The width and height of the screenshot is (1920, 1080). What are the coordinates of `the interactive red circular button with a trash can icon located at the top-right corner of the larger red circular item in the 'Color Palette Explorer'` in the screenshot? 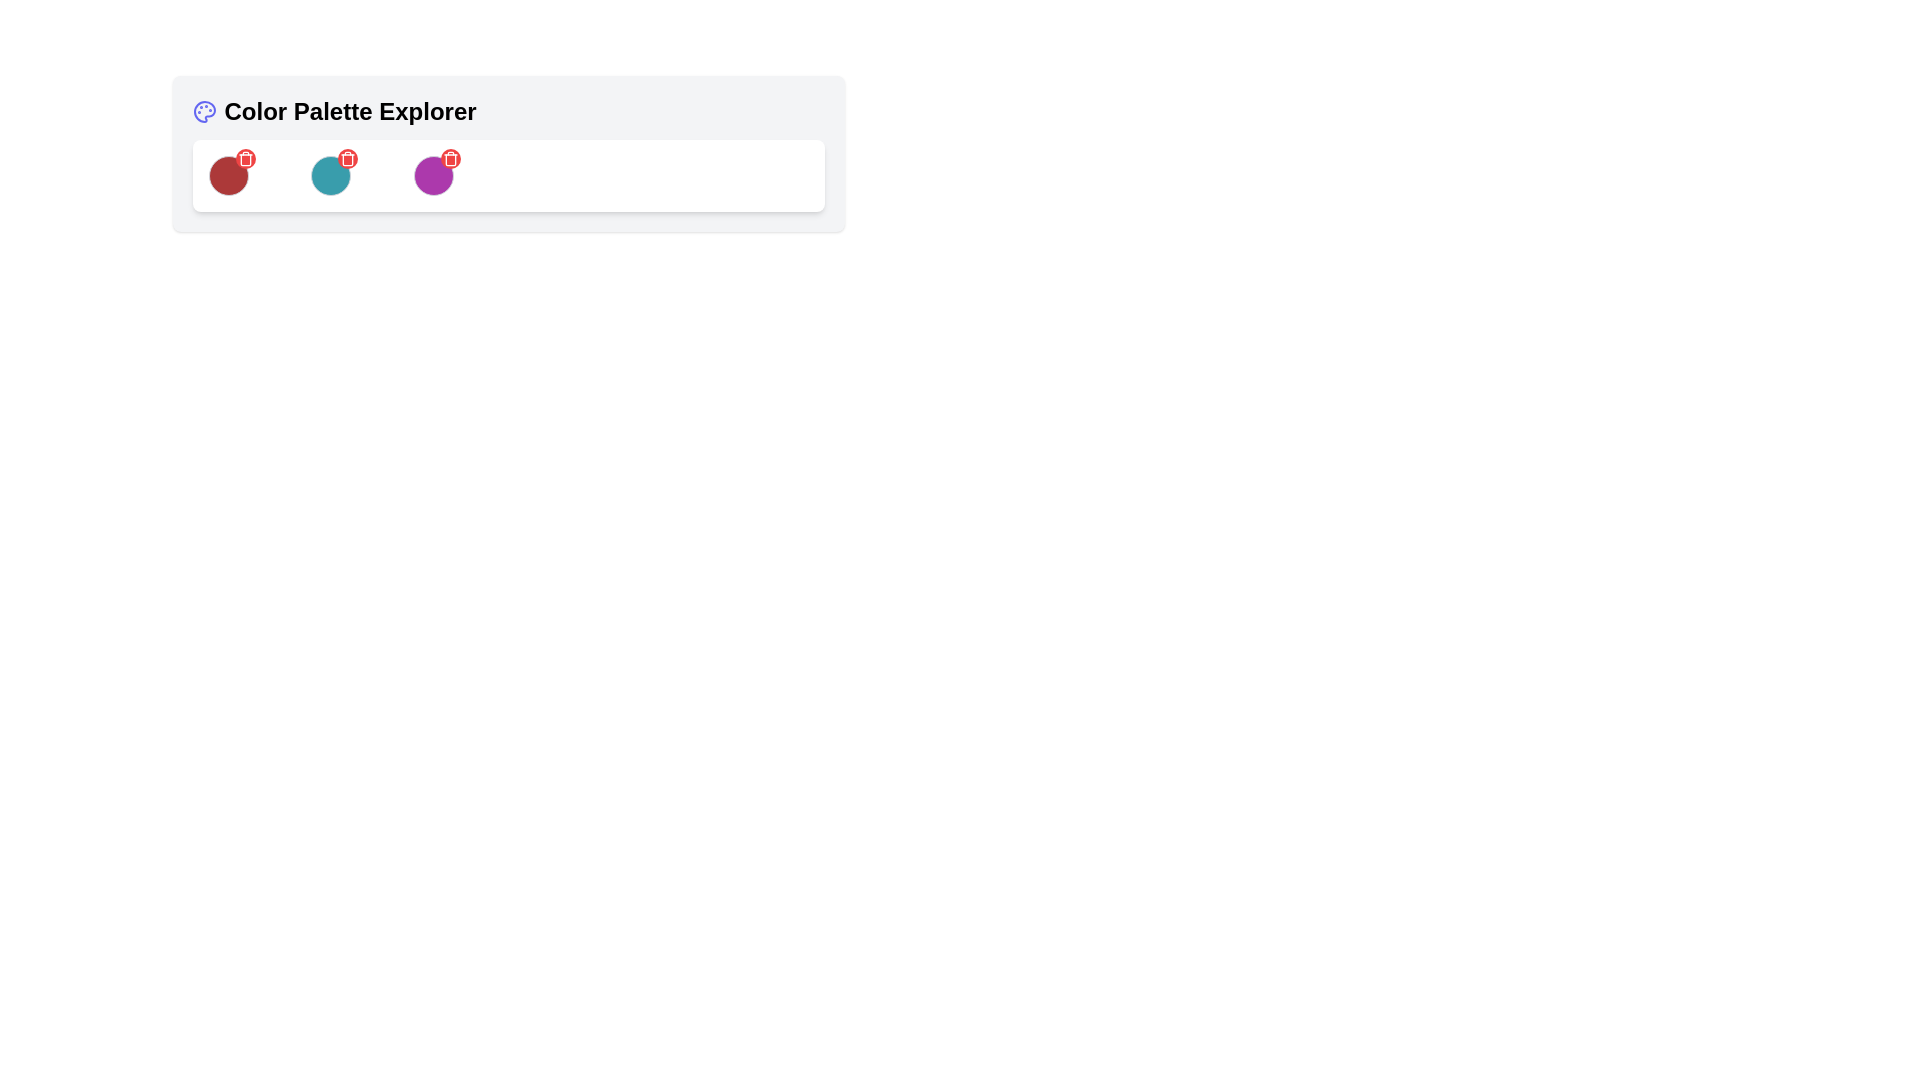 It's located at (244, 157).